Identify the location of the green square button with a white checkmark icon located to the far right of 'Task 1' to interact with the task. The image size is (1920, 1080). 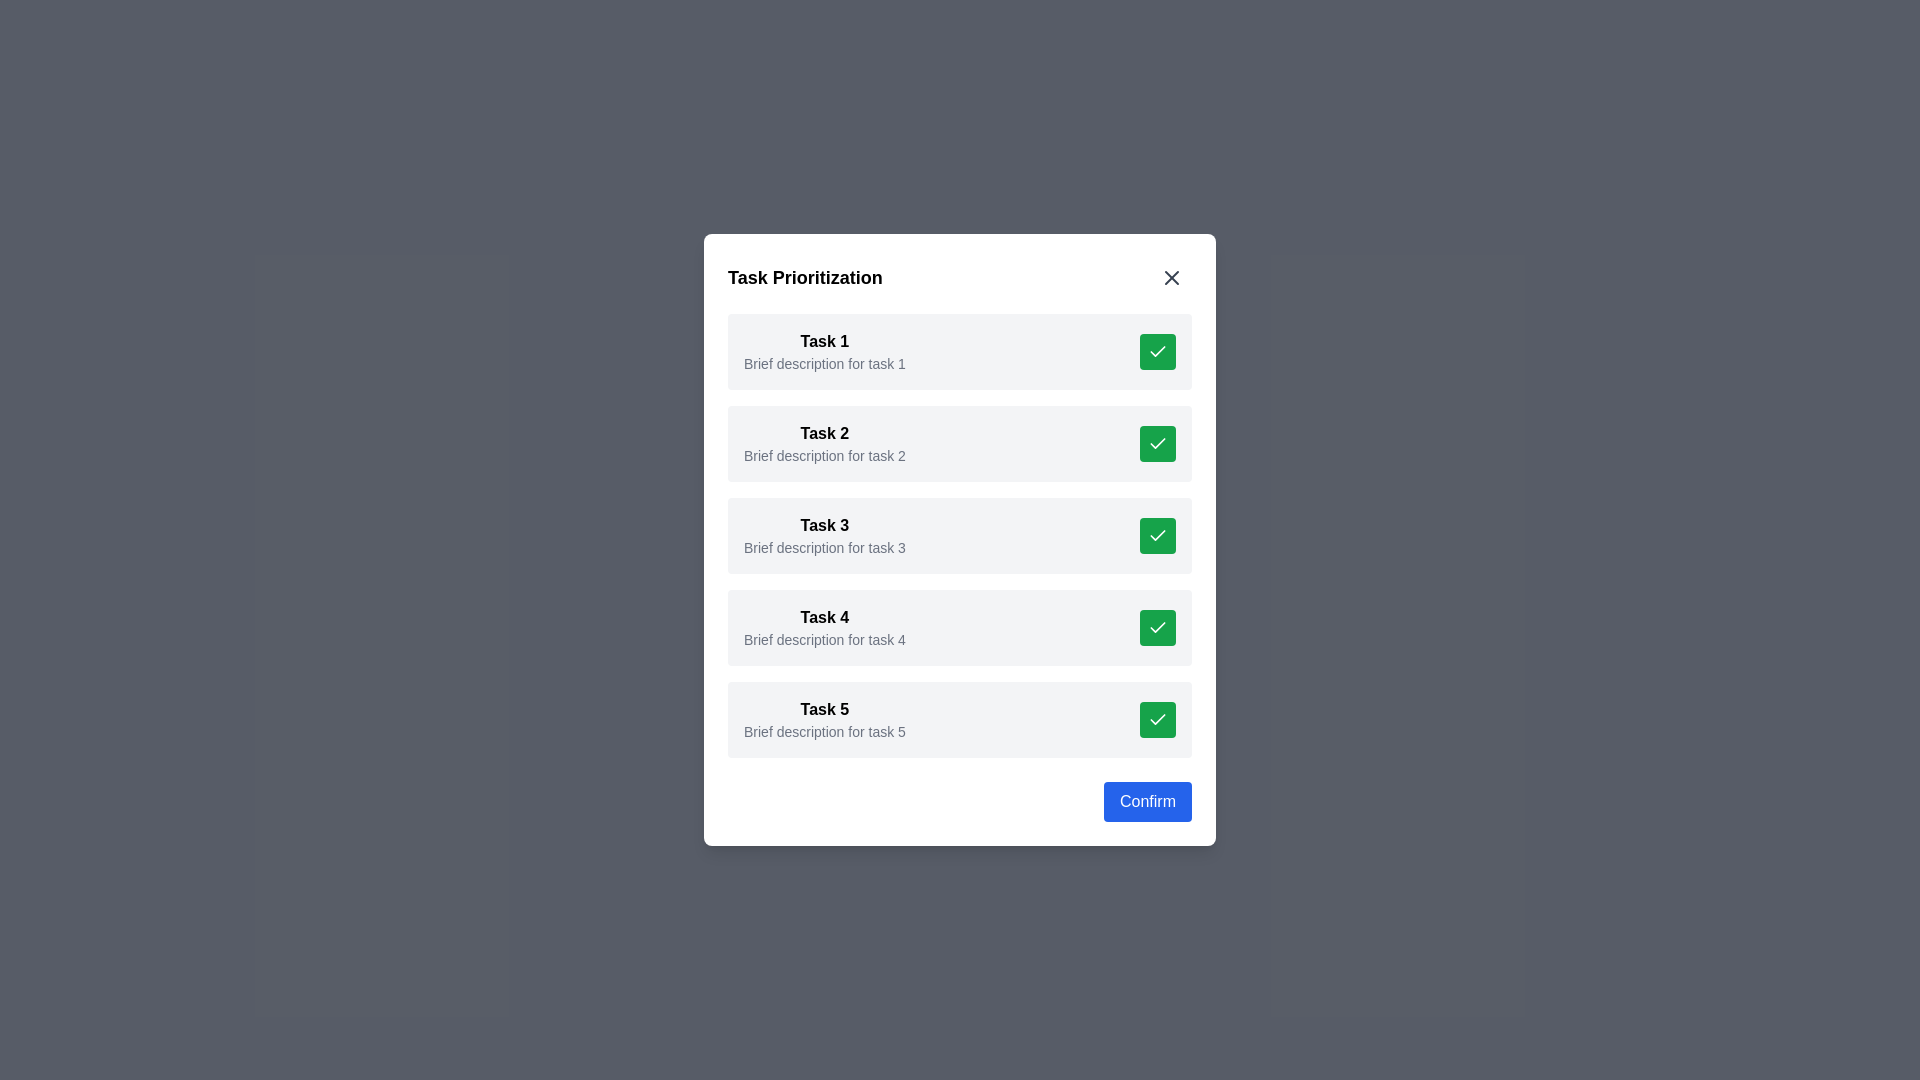
(1157, 350).